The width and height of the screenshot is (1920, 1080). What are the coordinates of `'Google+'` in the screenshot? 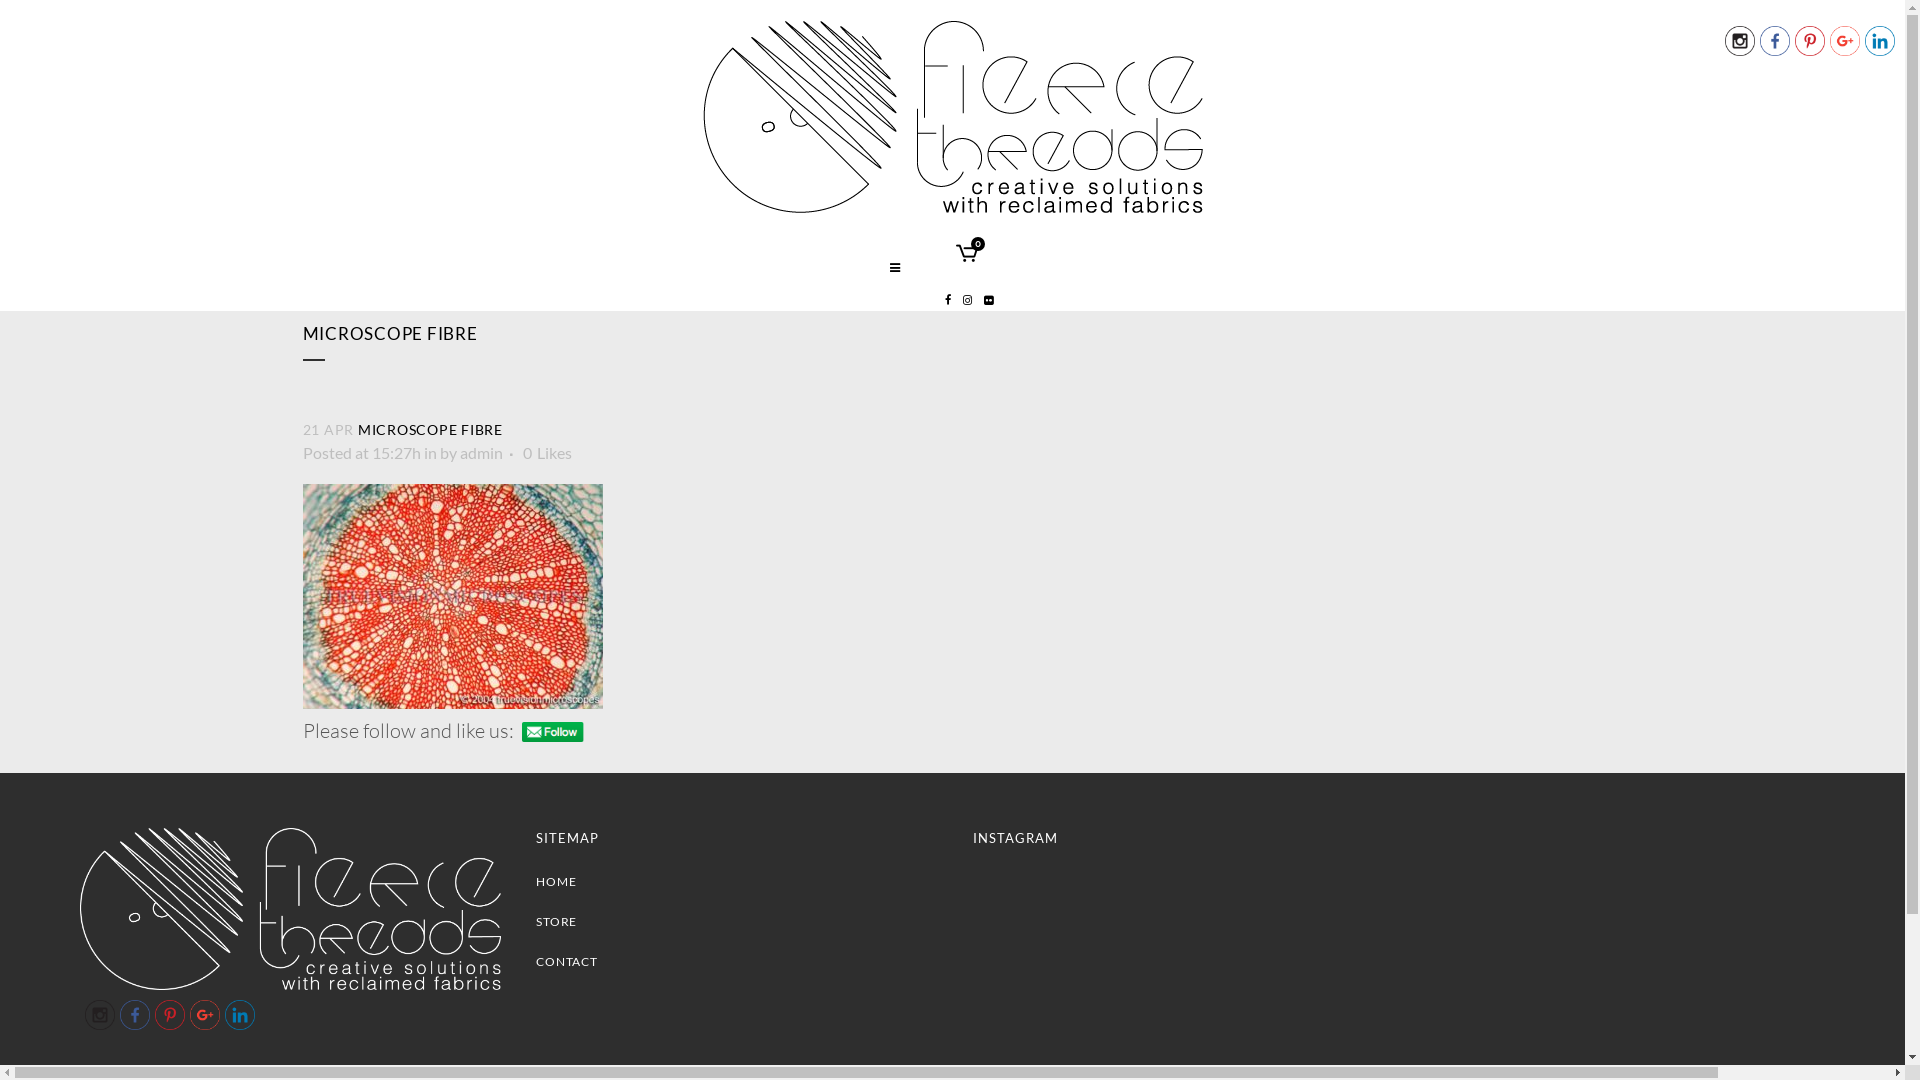 It's located at (205, 1014).